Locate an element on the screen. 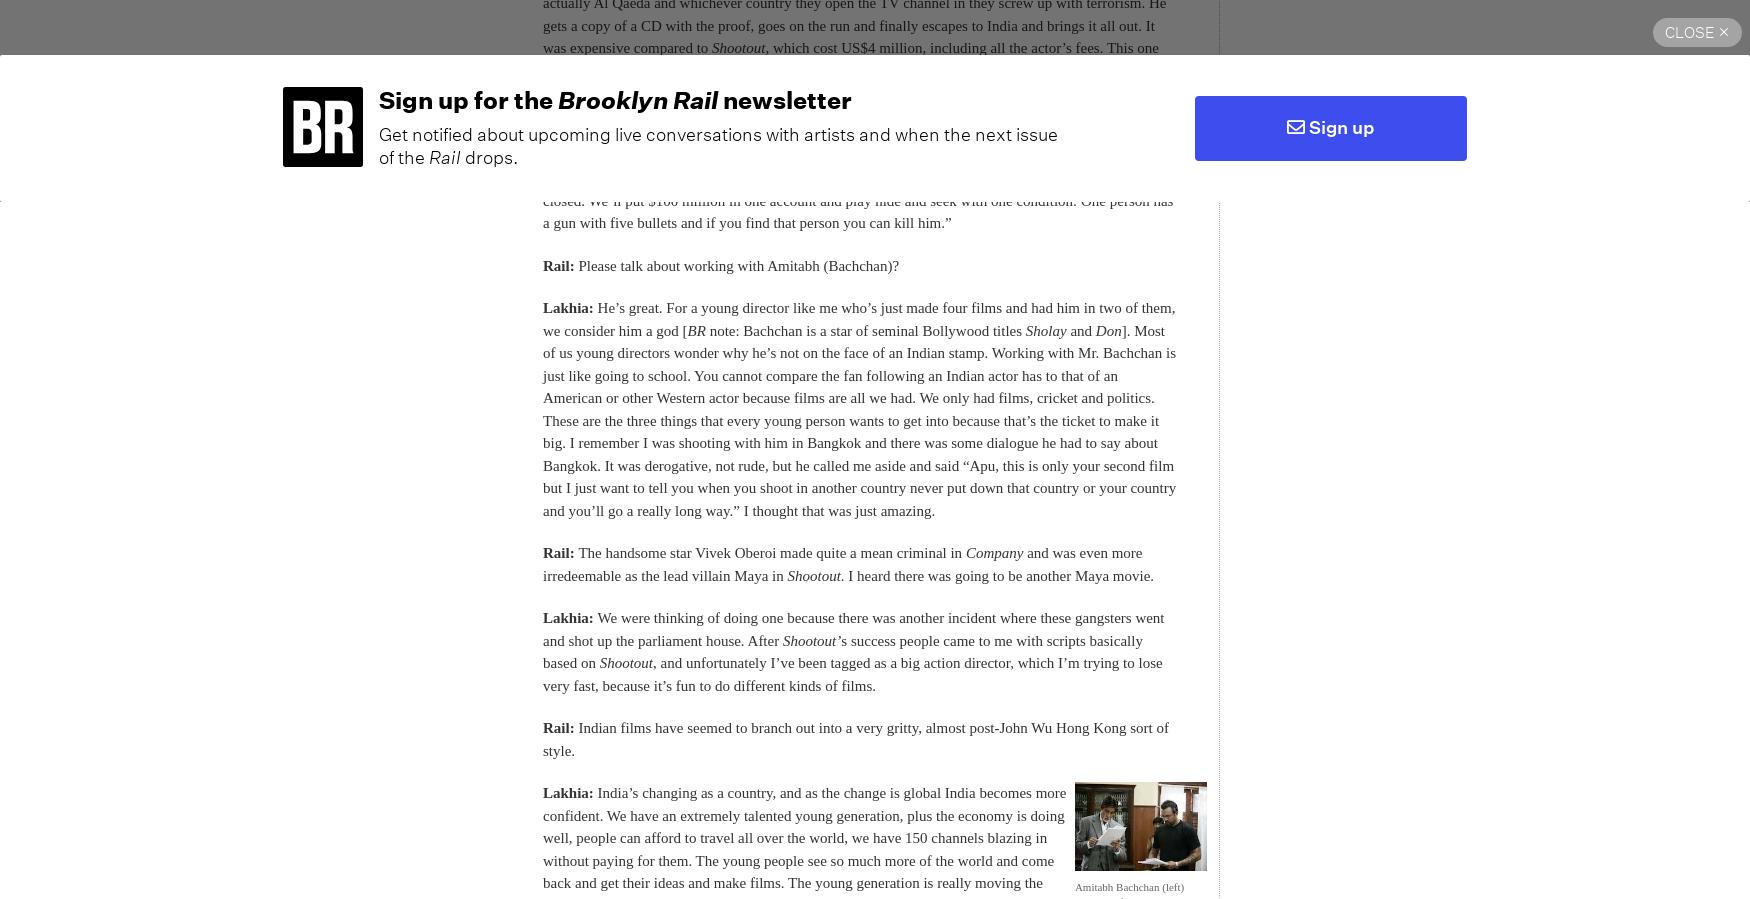 The width and height of the screenshot is (1750, 899). 'BR' is located at coordinates (695, 329).